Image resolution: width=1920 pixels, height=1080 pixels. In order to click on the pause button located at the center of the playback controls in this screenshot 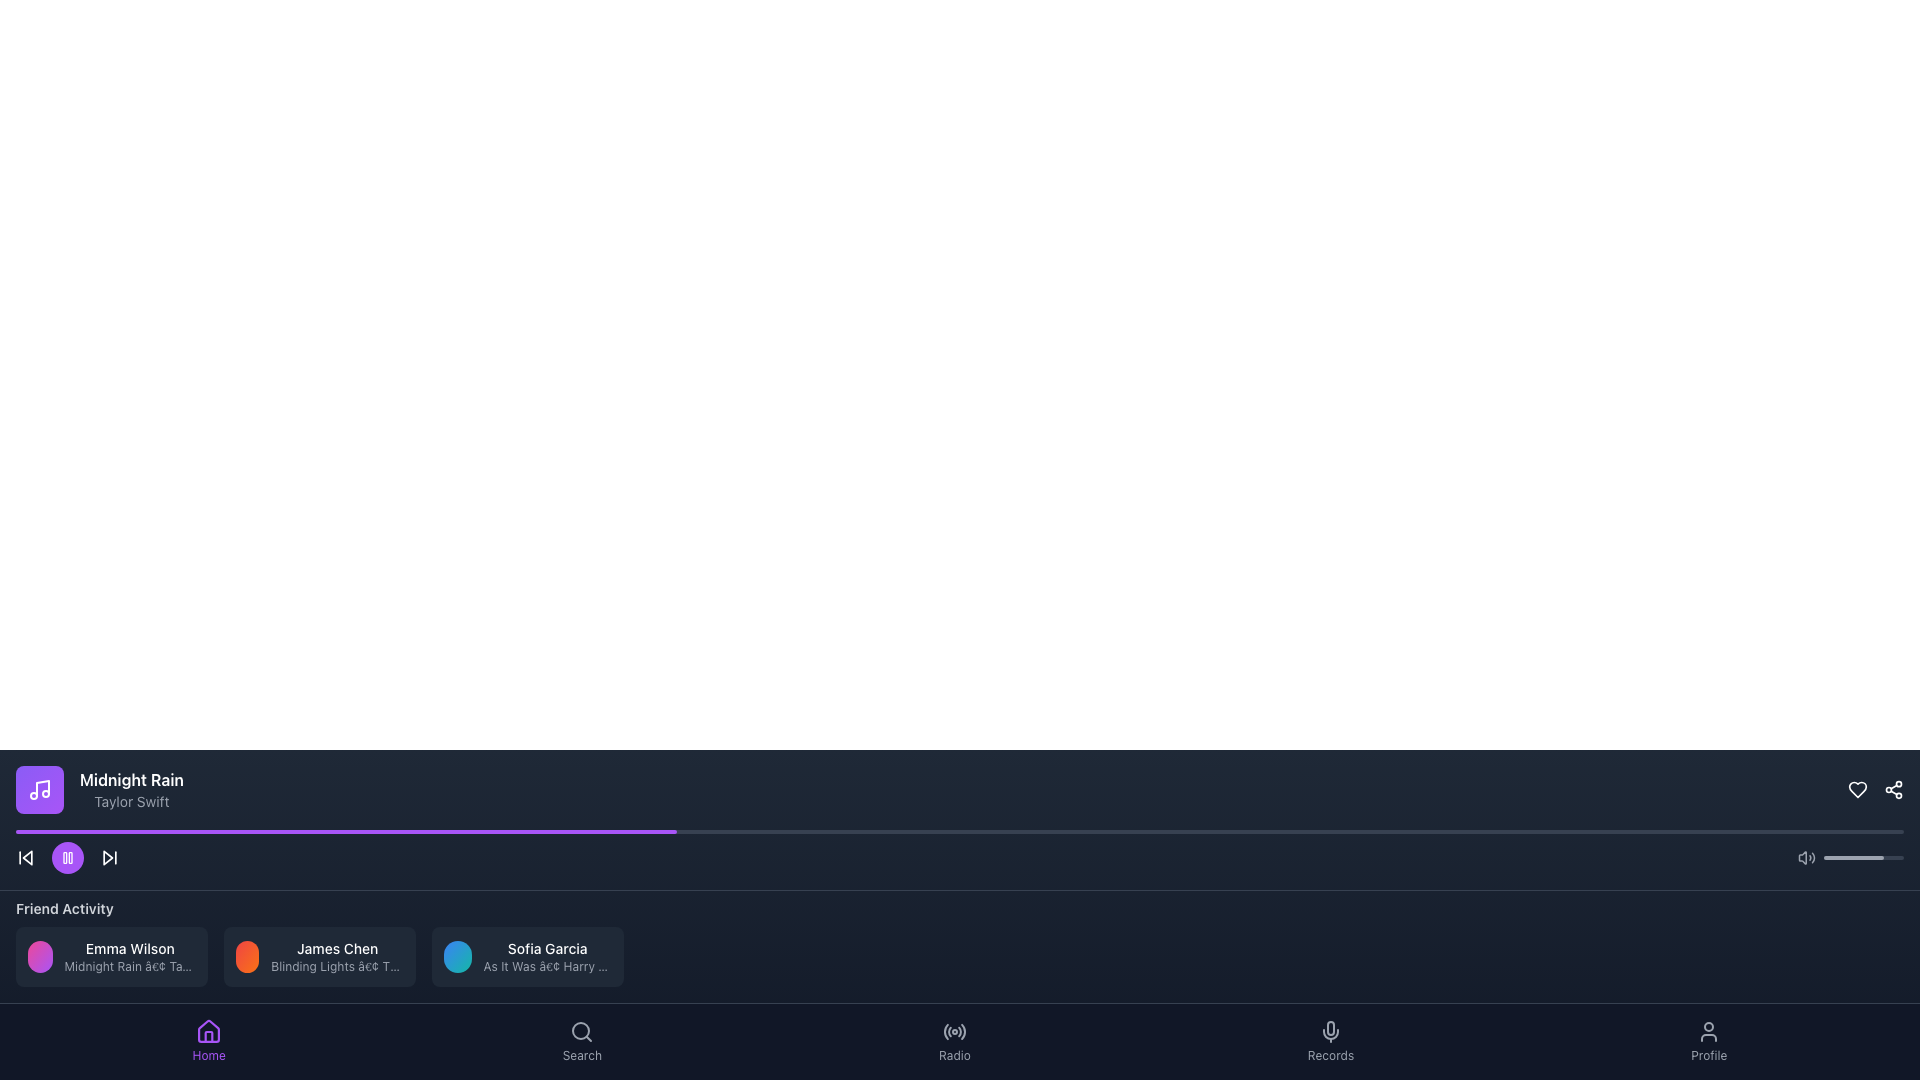, I will do `click(67, 856)`.